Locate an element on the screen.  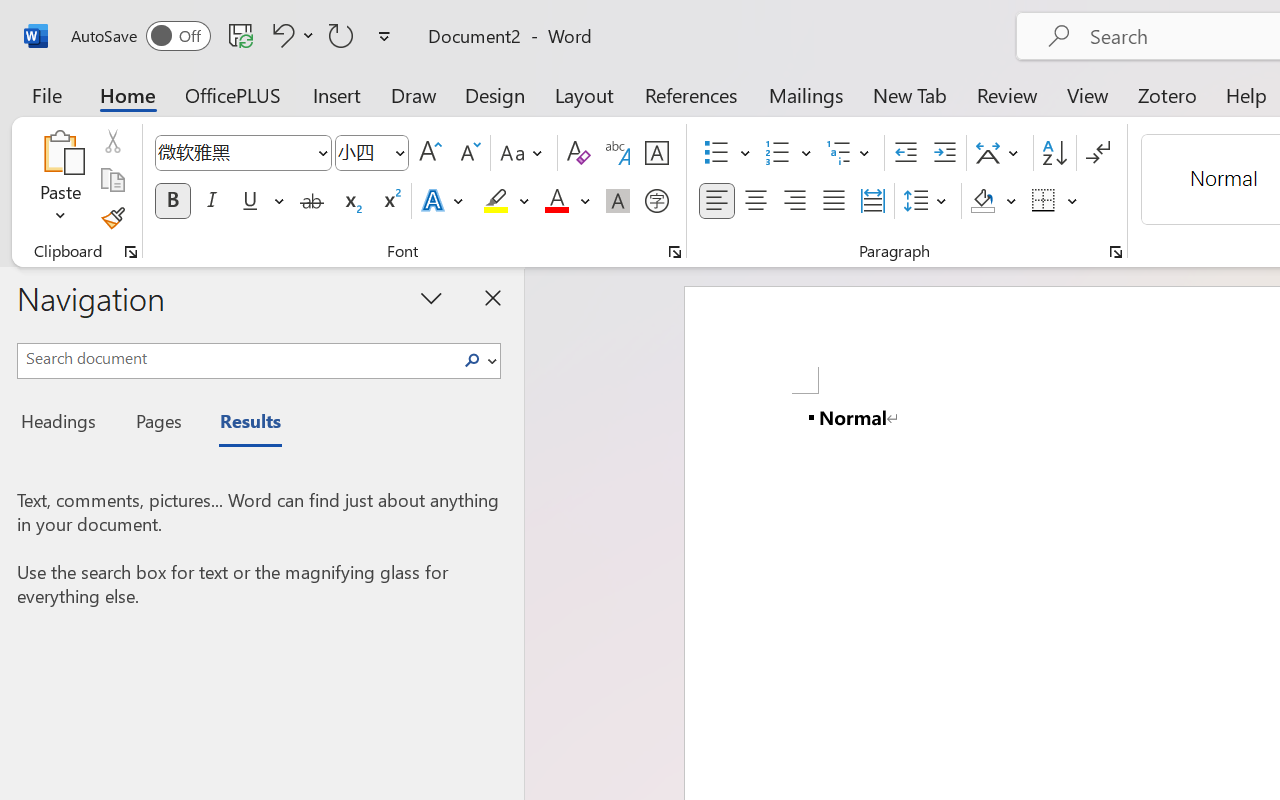
'Undo <ApplyStyleToDoc>b__0' is located at coordinates (289, 34).